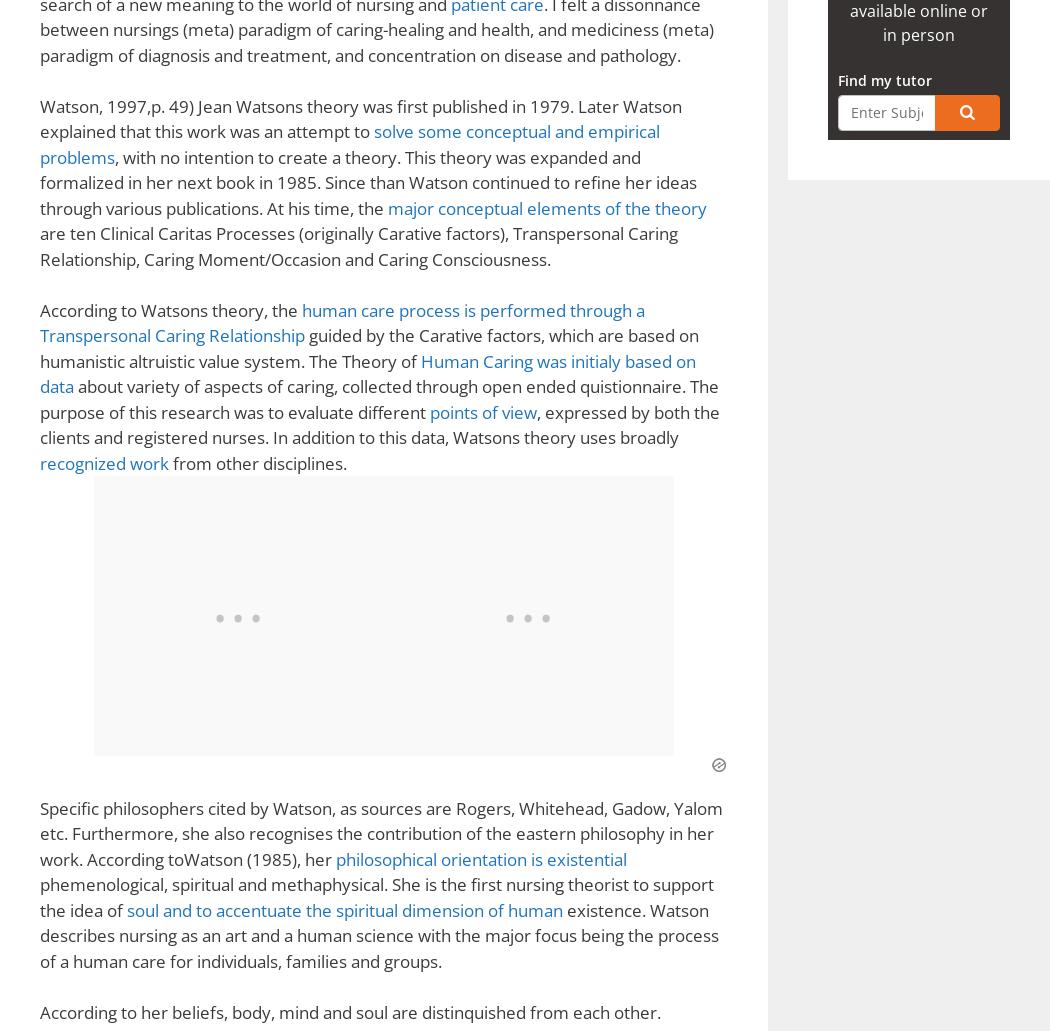  Describe the element at coordinates (144, 314) in the screenshot. I see `'Theory'` at that location.